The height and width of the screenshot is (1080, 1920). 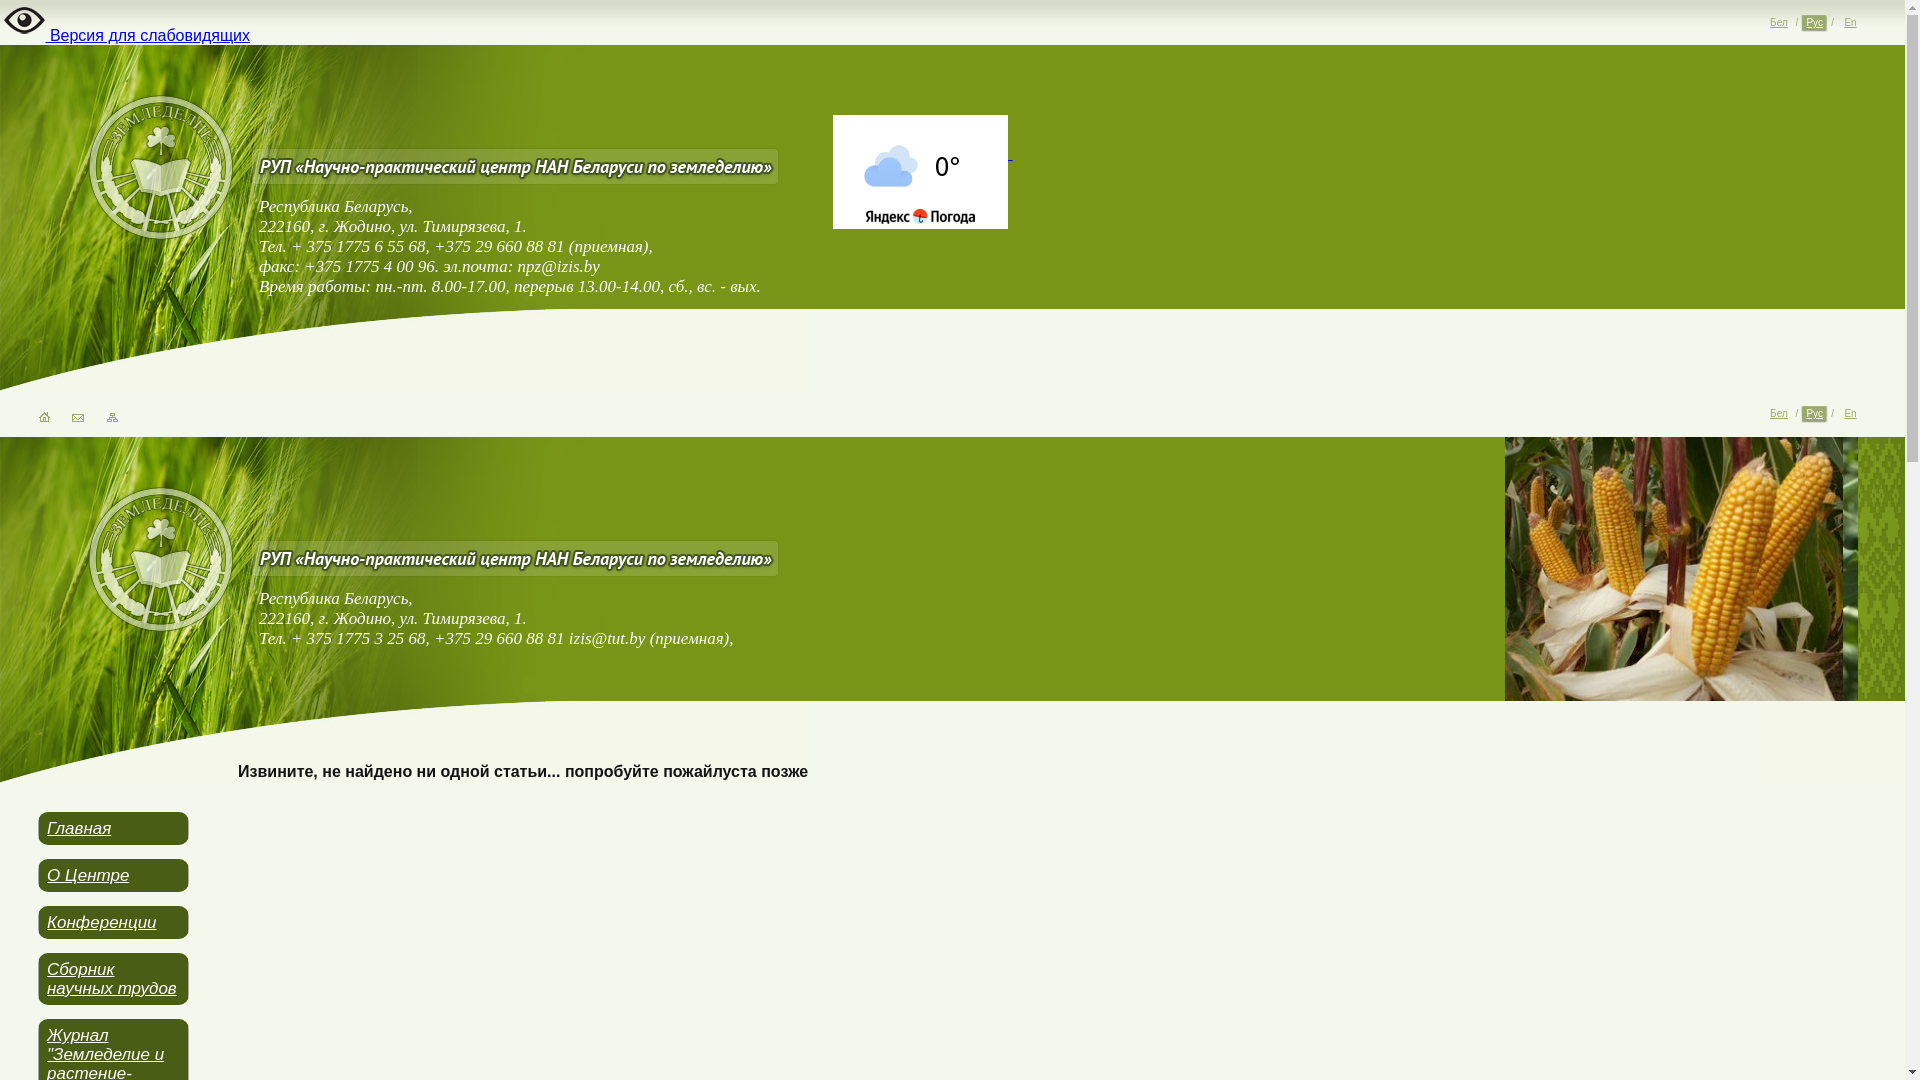 I want to click on 'En', so click(x=1849, y=413).